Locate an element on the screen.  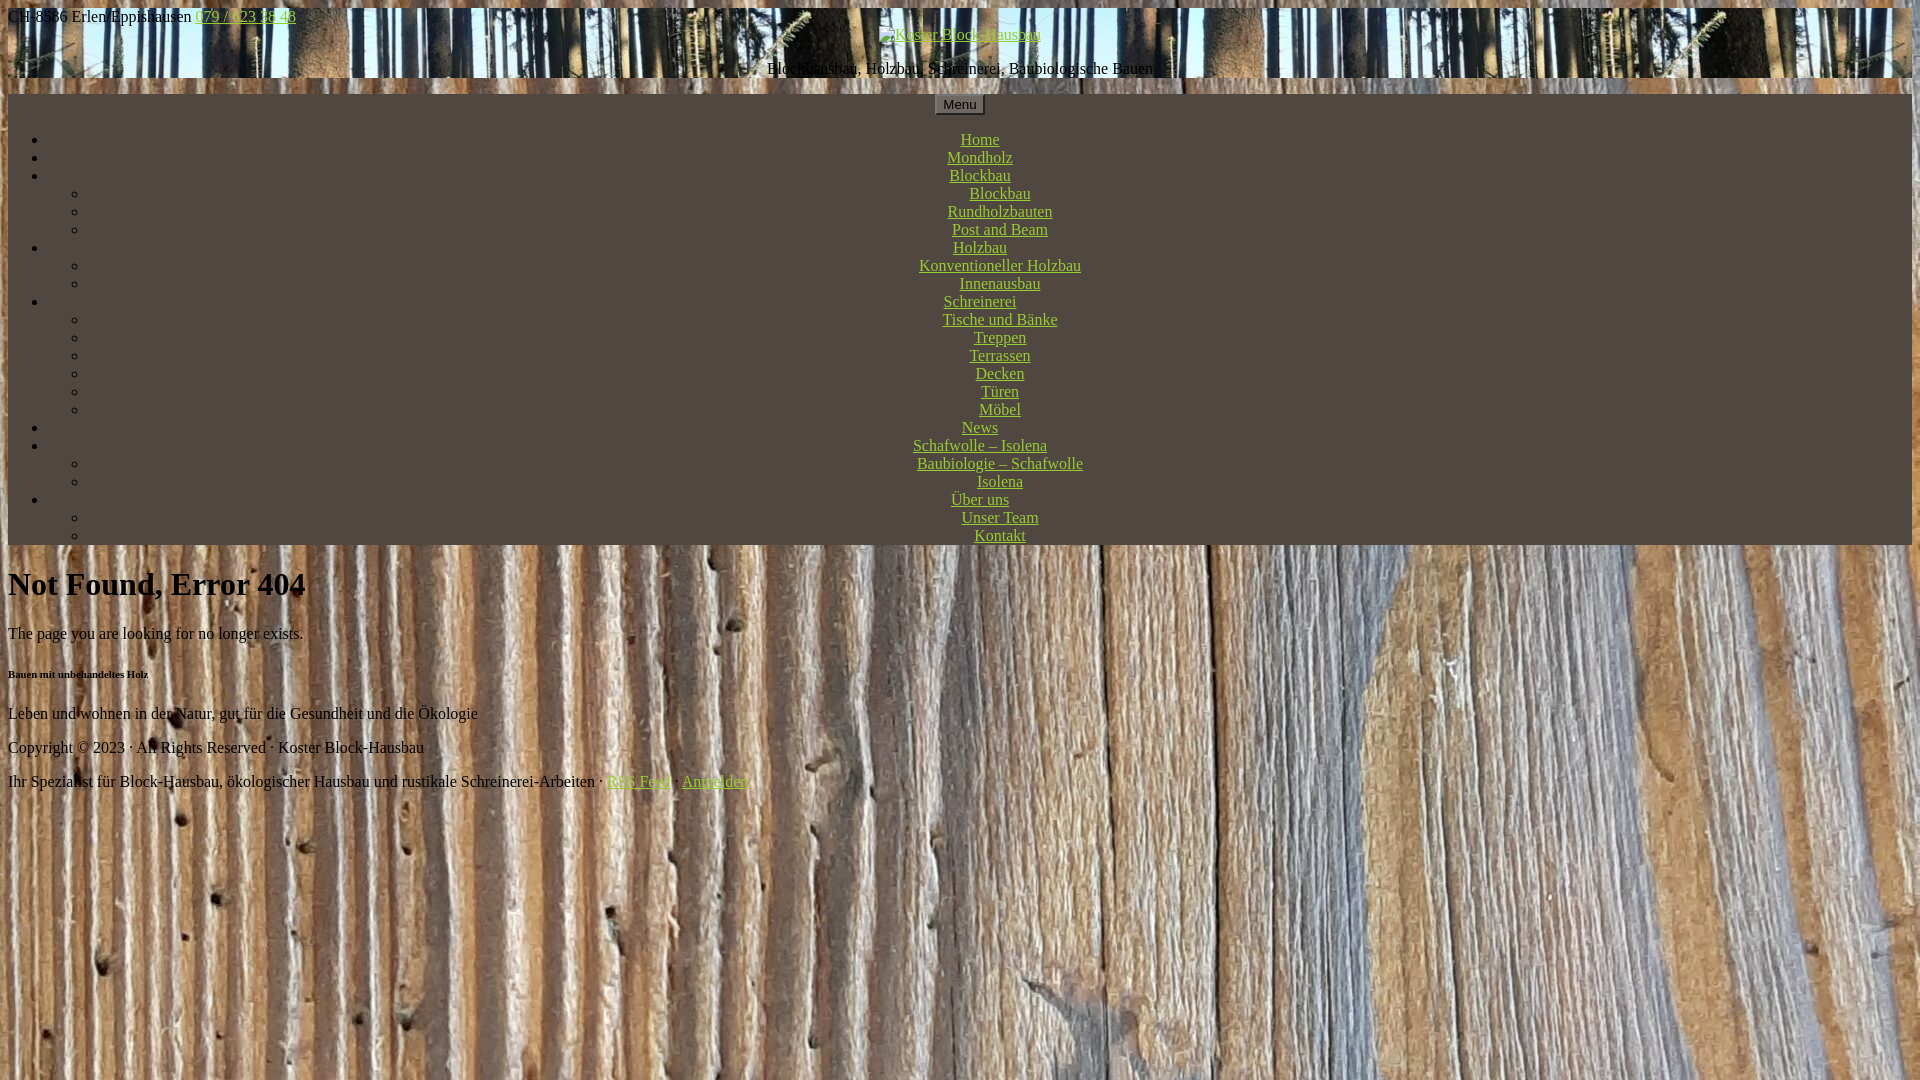
'079 / 623 38 48' is located at coordinates (244, 16).